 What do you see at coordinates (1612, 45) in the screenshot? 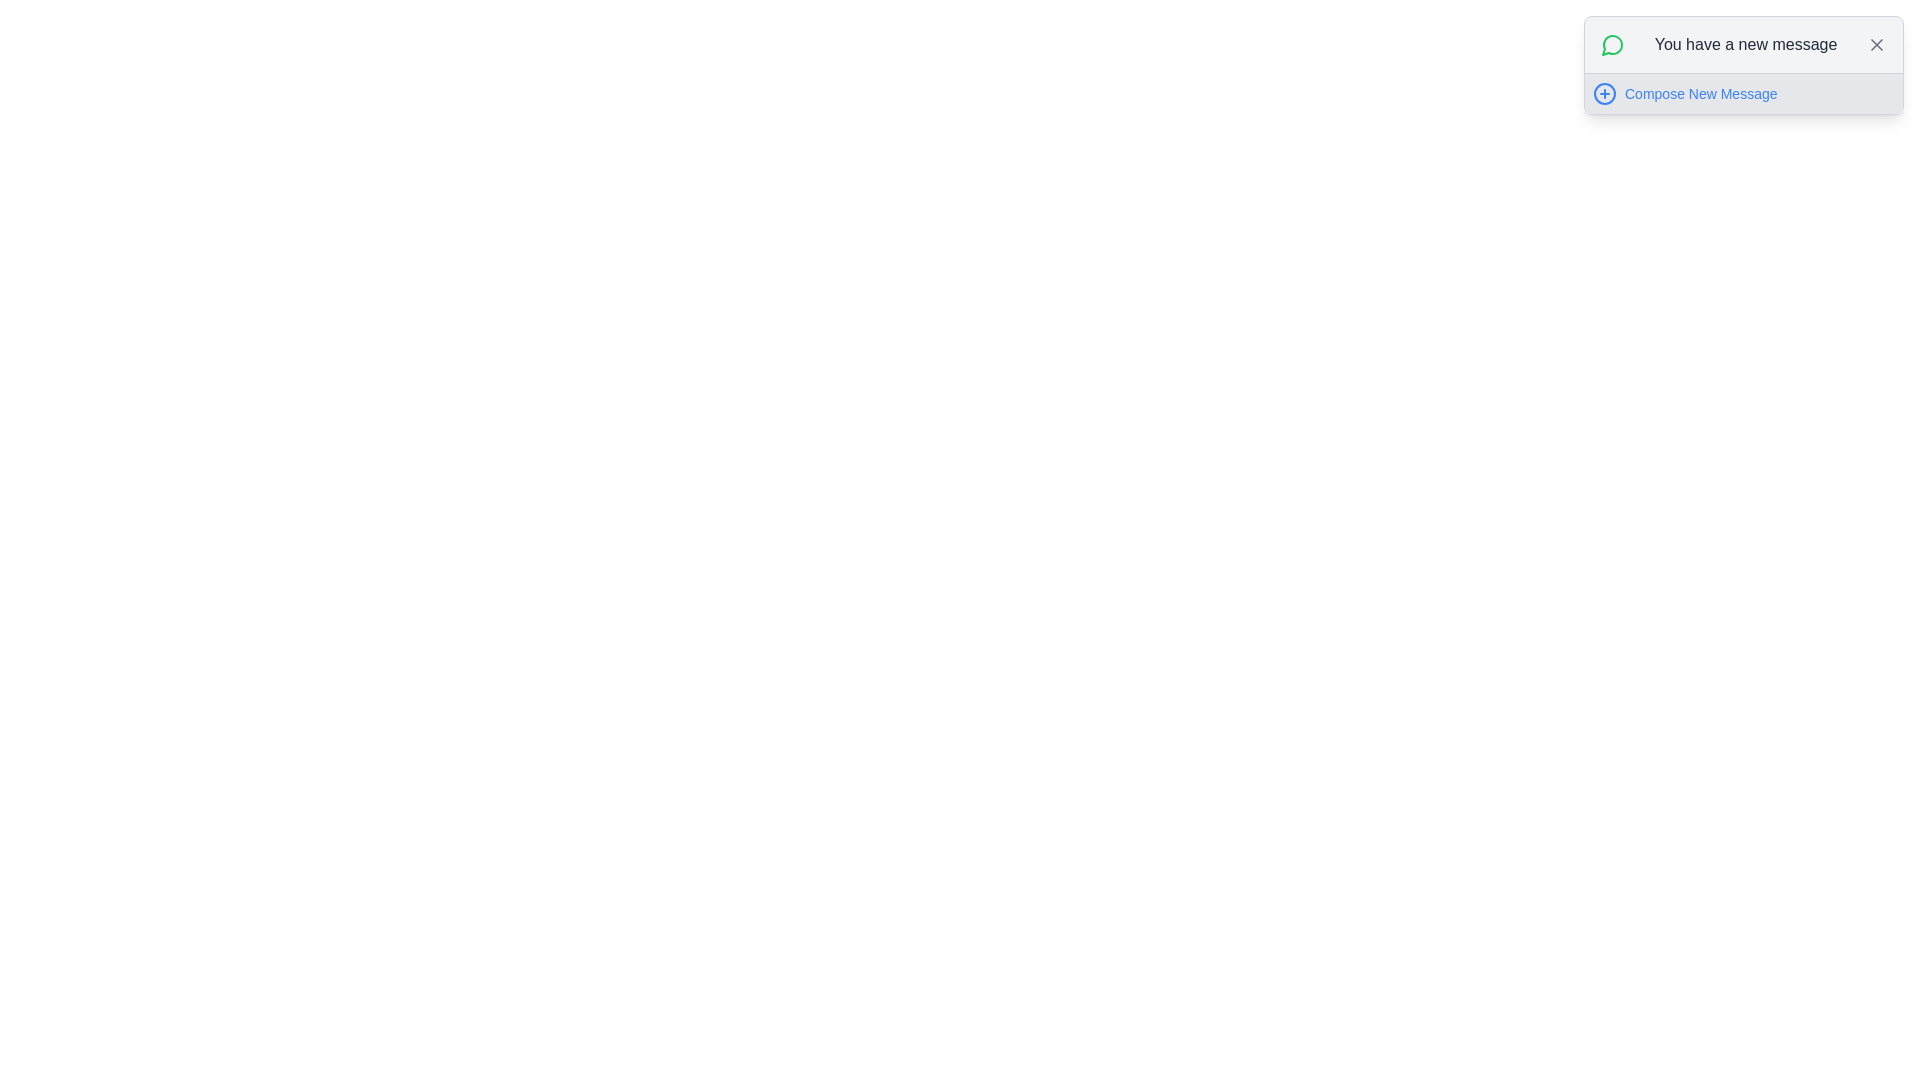
I see `the notification icon located in the top-right corner of the interface, which indicates message or communication-related notifications` at bounding box center [1612, 45].